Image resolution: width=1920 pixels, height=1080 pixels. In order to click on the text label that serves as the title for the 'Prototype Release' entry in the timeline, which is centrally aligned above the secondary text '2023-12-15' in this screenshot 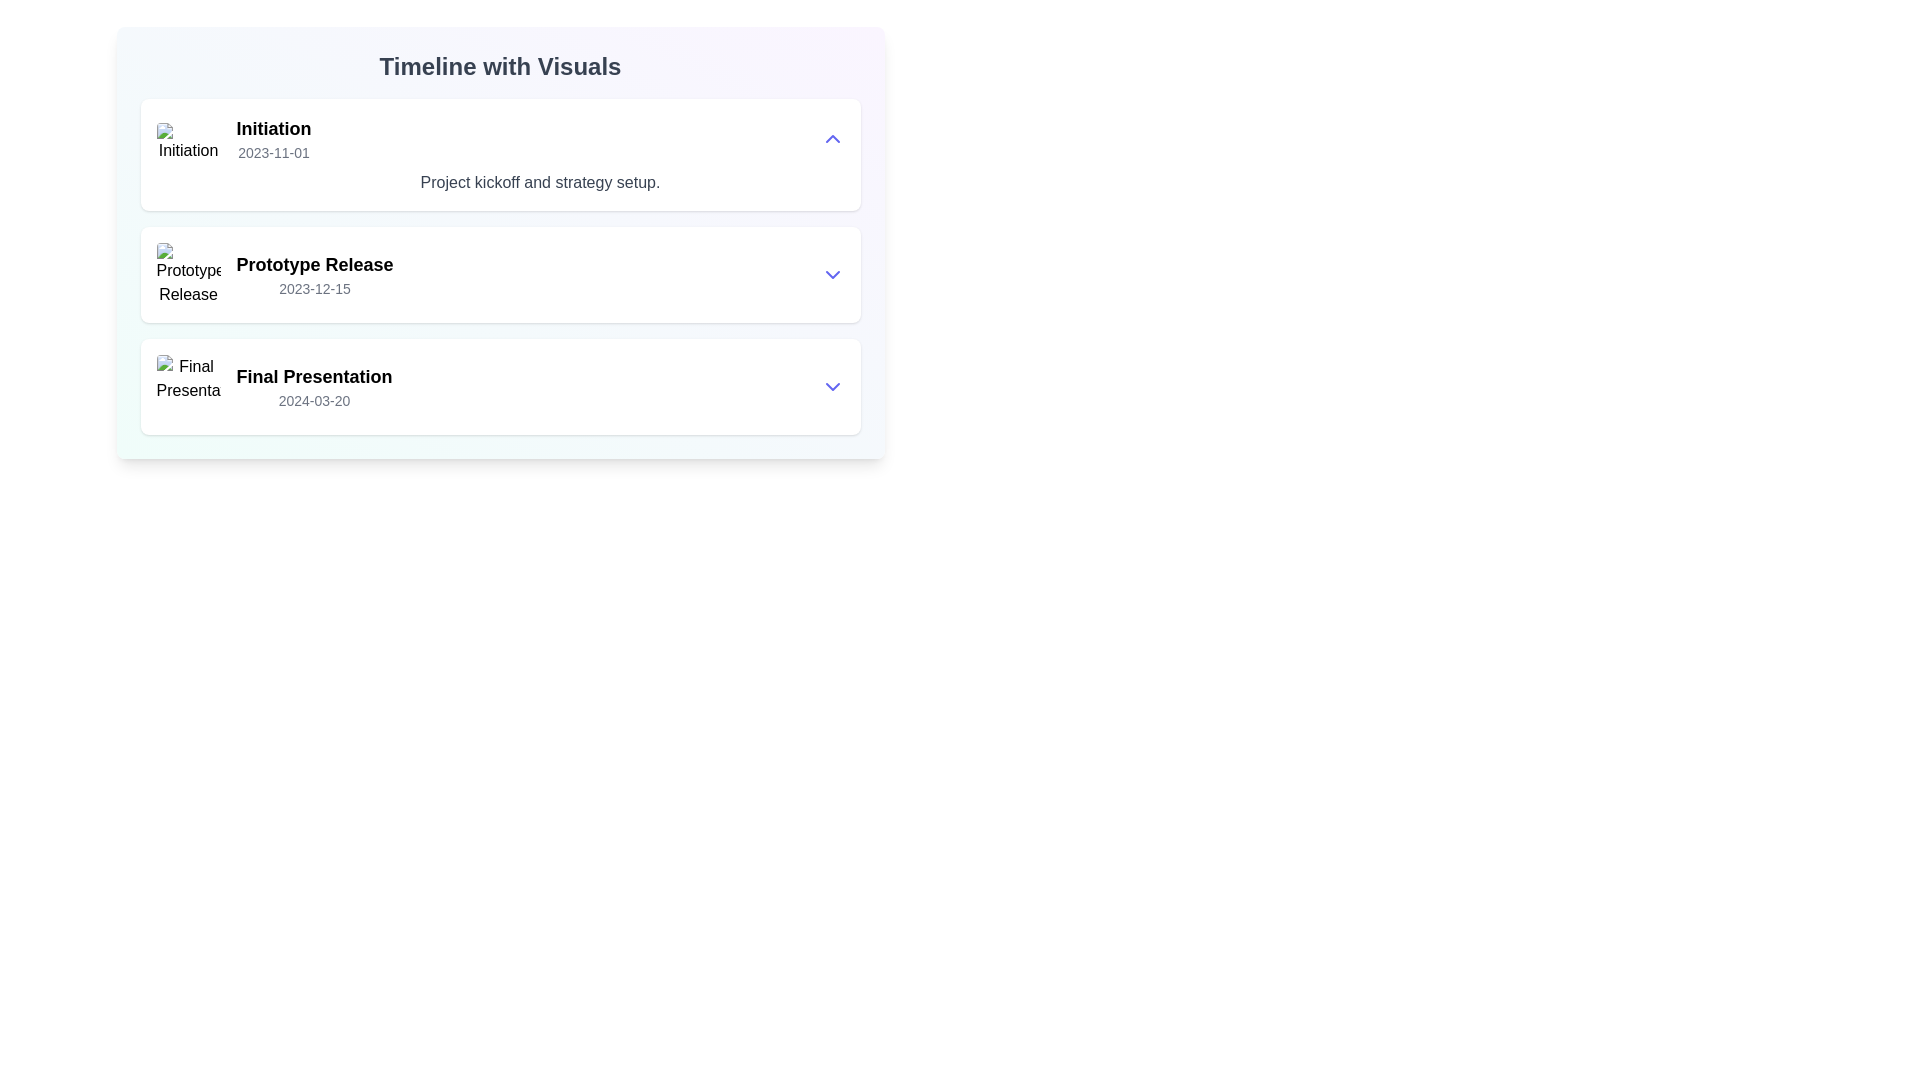, I will do `click(314, 264)`.